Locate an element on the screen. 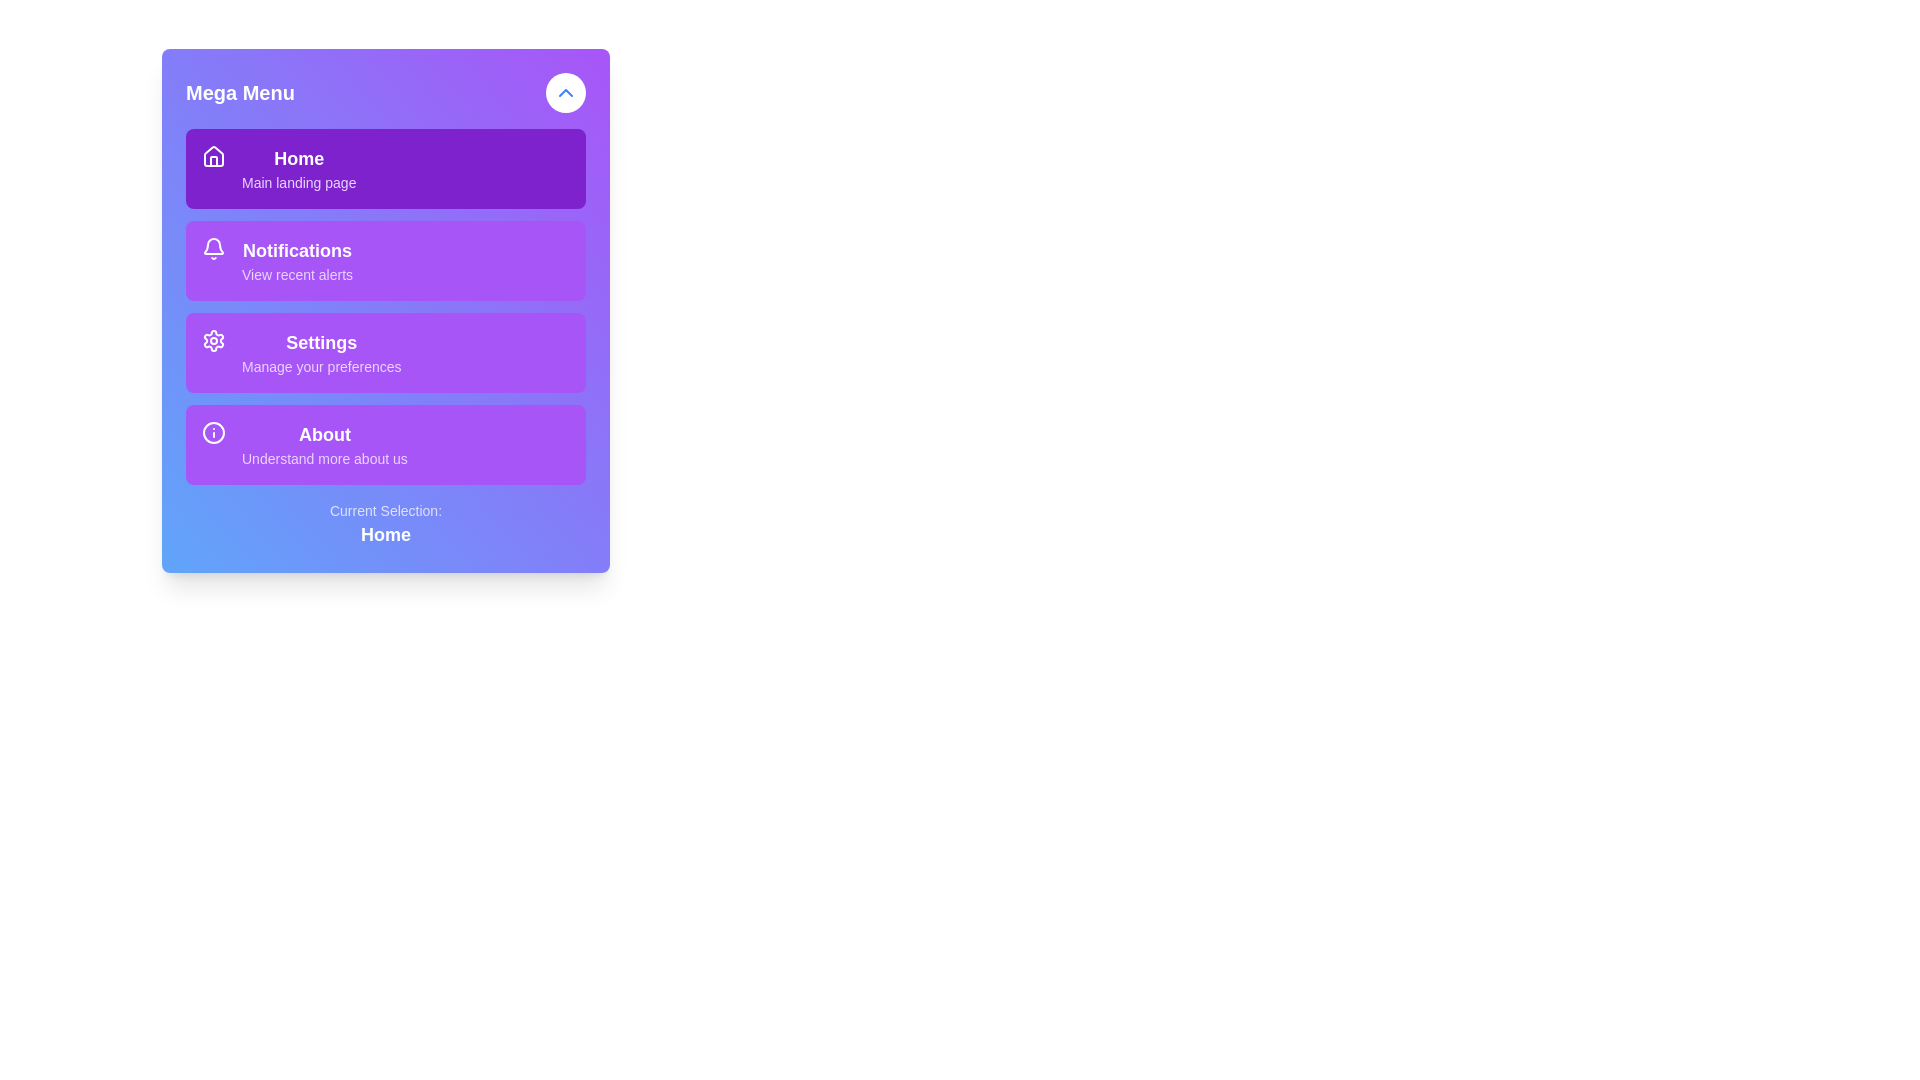 This screenshot has width=1920, height=1080. the 'Settings' text label located in the purple-themed sidebar, which is the third item in the vertical list of menu options, positioned between 'Notifications' and 'About' is located at coordinates (321, 352).